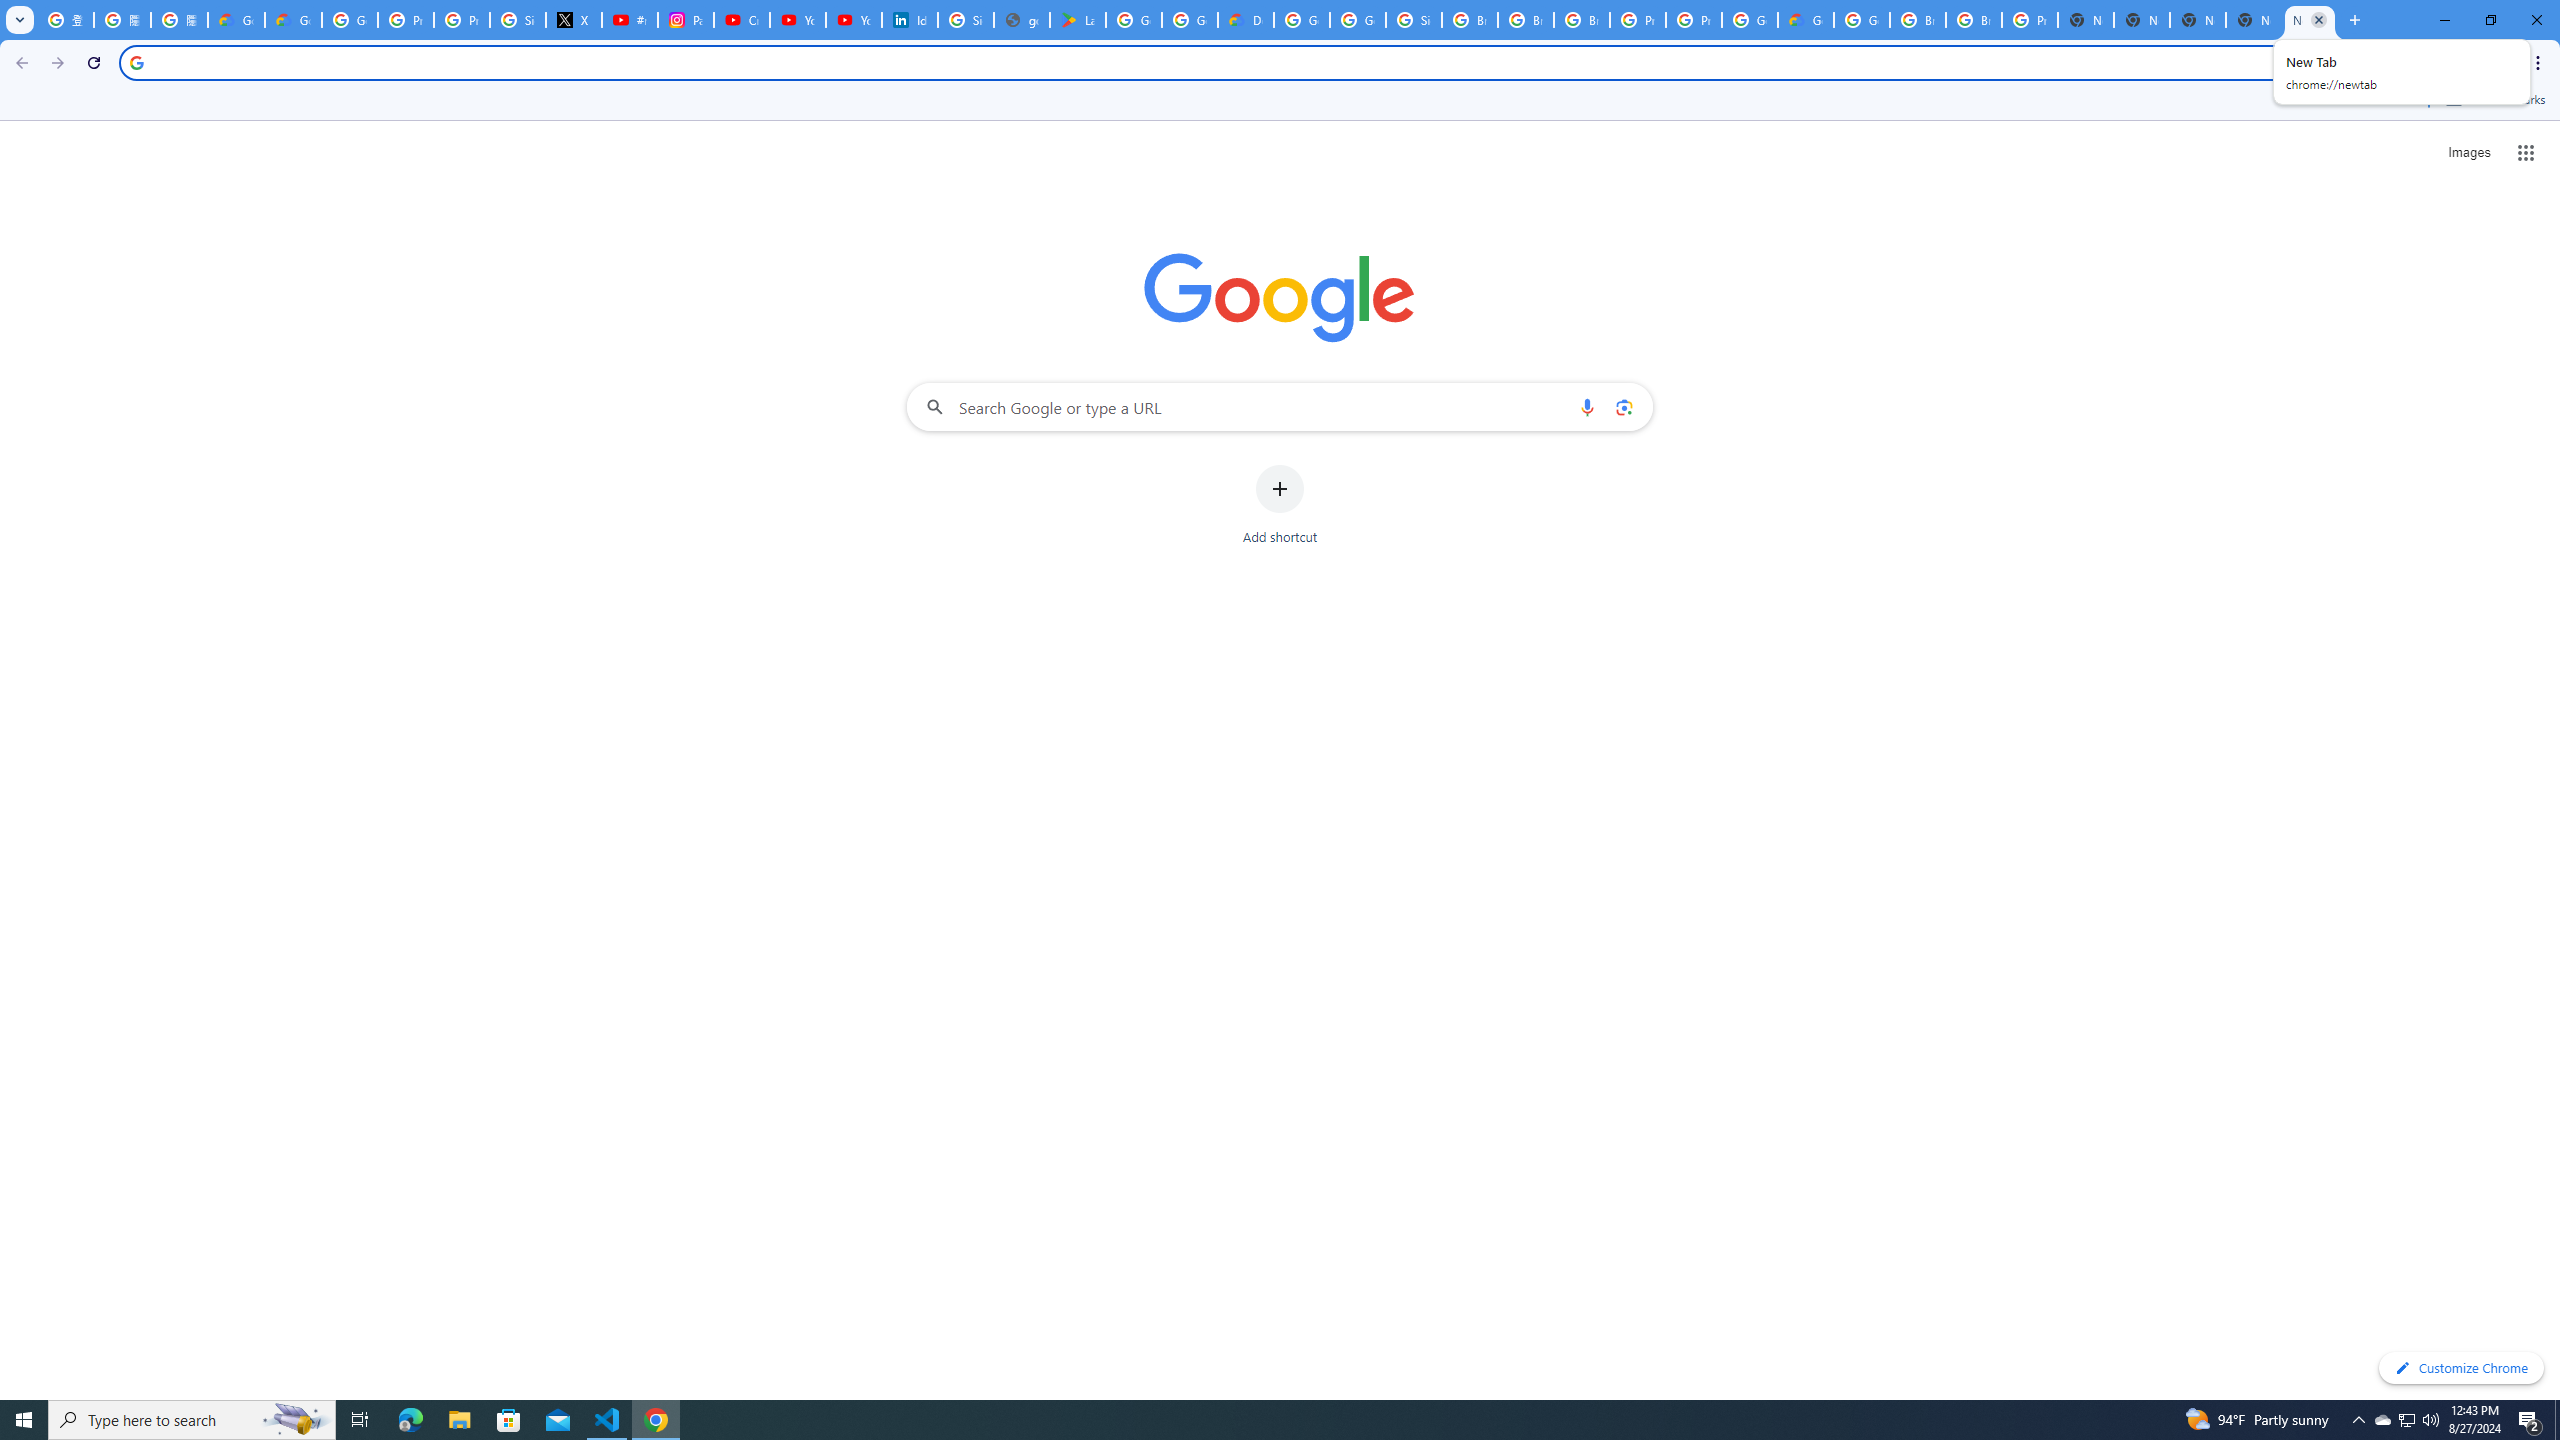 The image size is (2560, 1440). Describe the element at coordinates (1280, 405) in the screenshot. I see `'Search Google or type a URL'` at that location.